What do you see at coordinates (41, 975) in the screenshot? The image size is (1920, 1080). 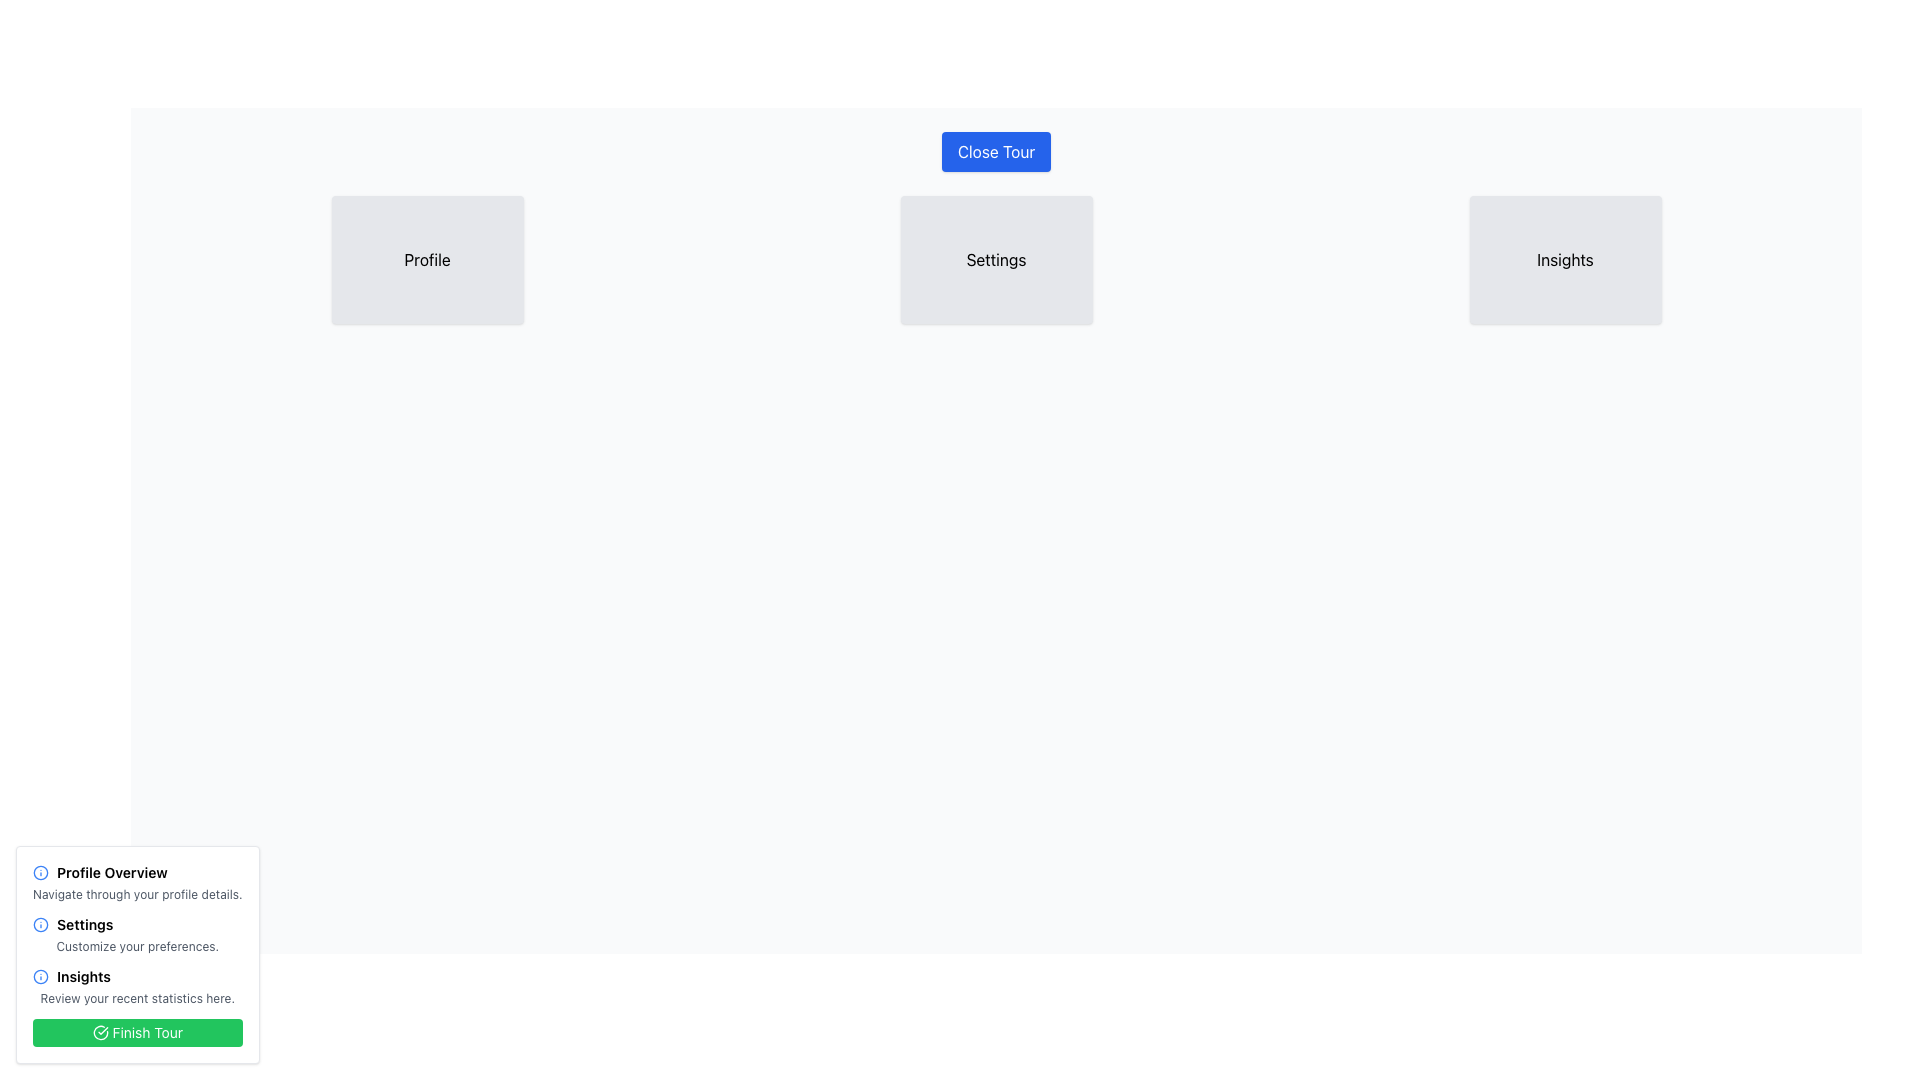 I see `the SVG circle element that represents the 'info' indicator next to the 'Profile Overview' list item at the bottom left of the layout` at bounding box center [41, 975].